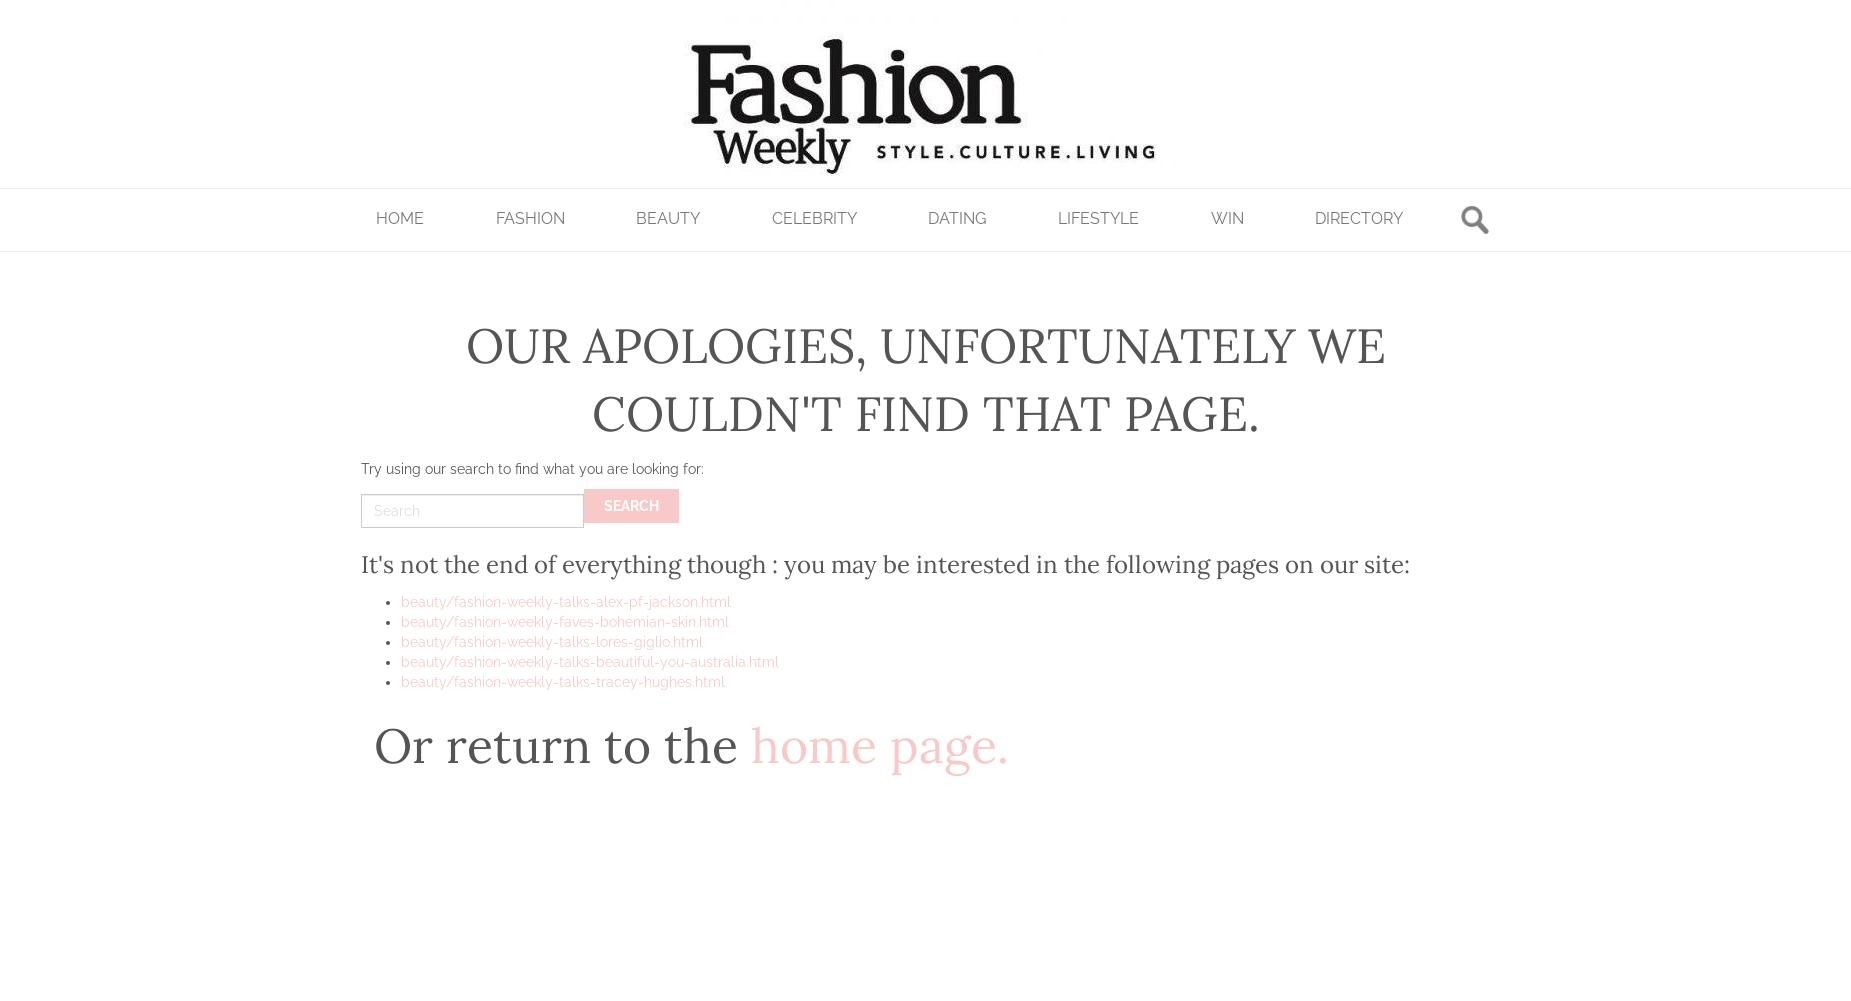 The width and height of the screenshot is (1851, 1001). I want to click on 'beauty/fashion-weekly-talks-alex-pf-jackson.html', so click(564, 602).